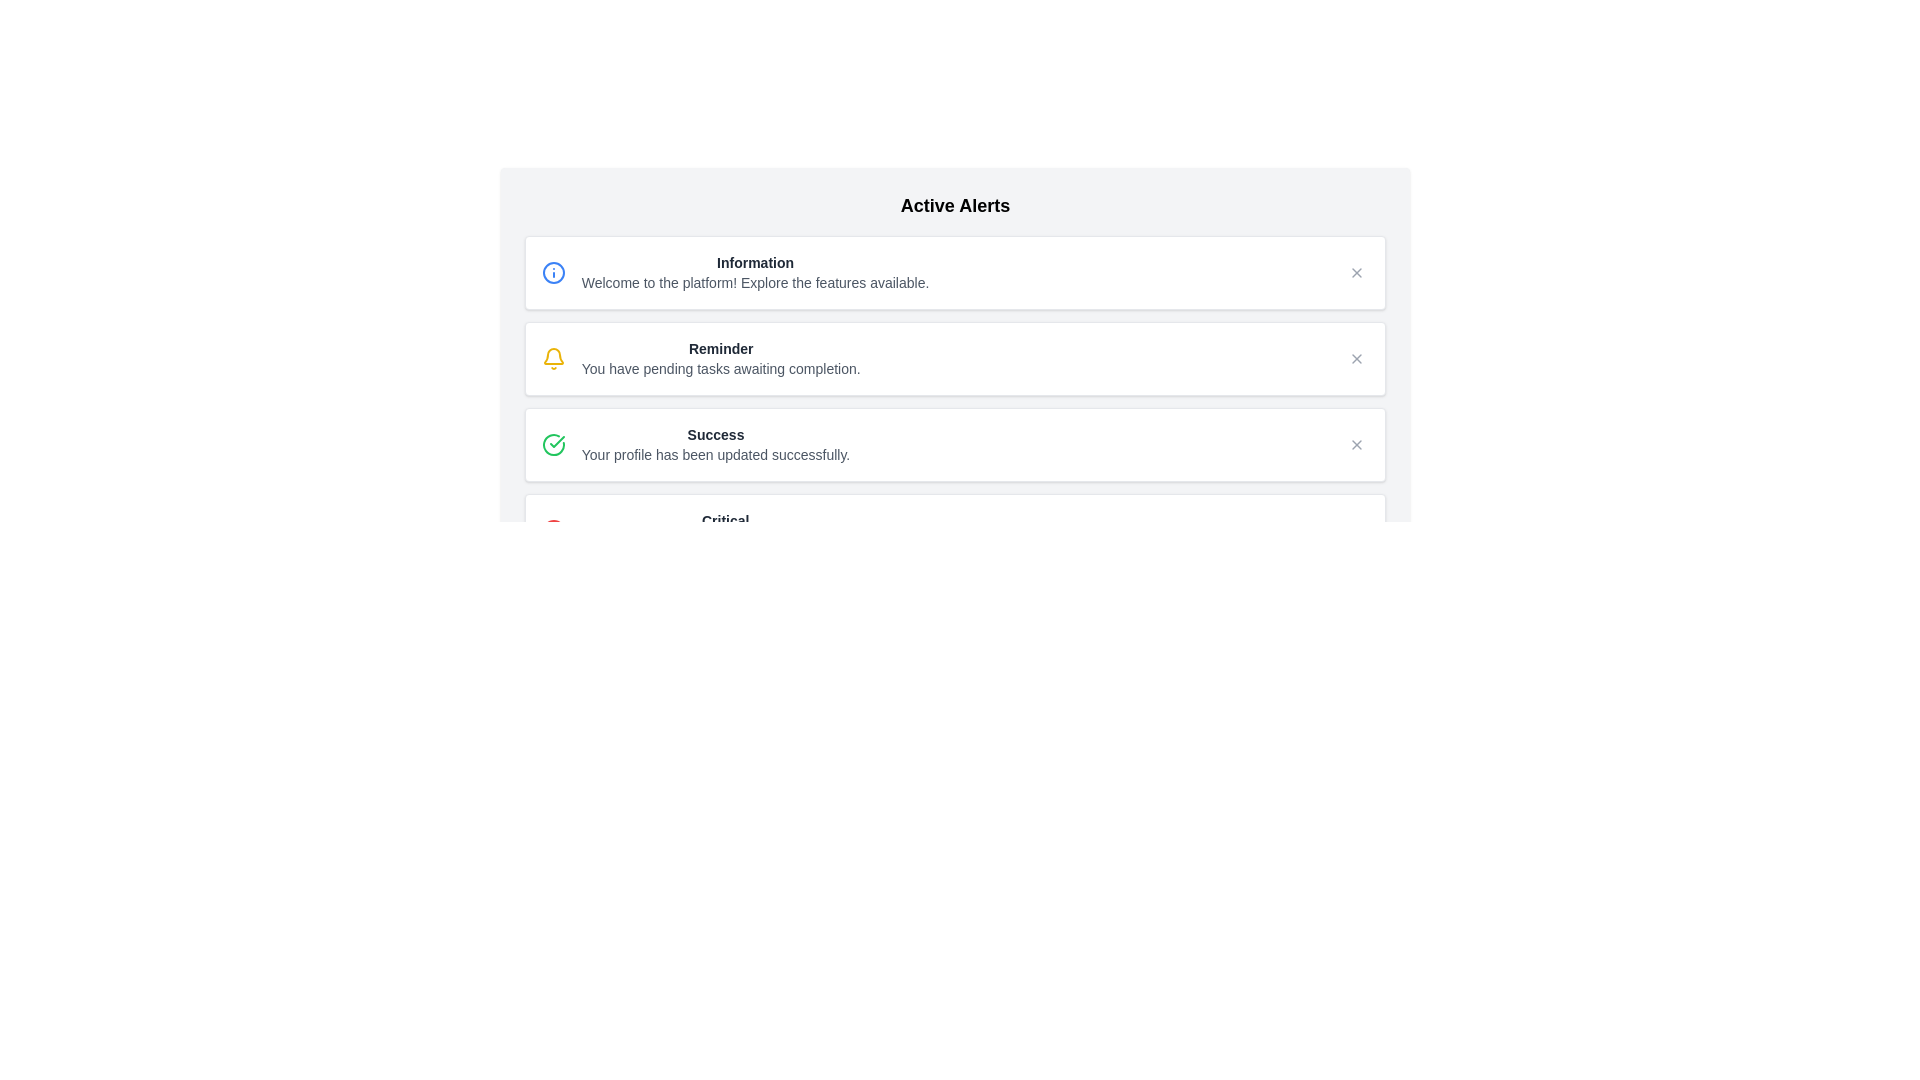 The width and height of the screenshot is (1920, 1080). What do you see at coordinates (1357, 443) in the screenshot?
I see `the 'X' icon close button located at the far-right side of the third alert box` at bounding box center [1357, 443].